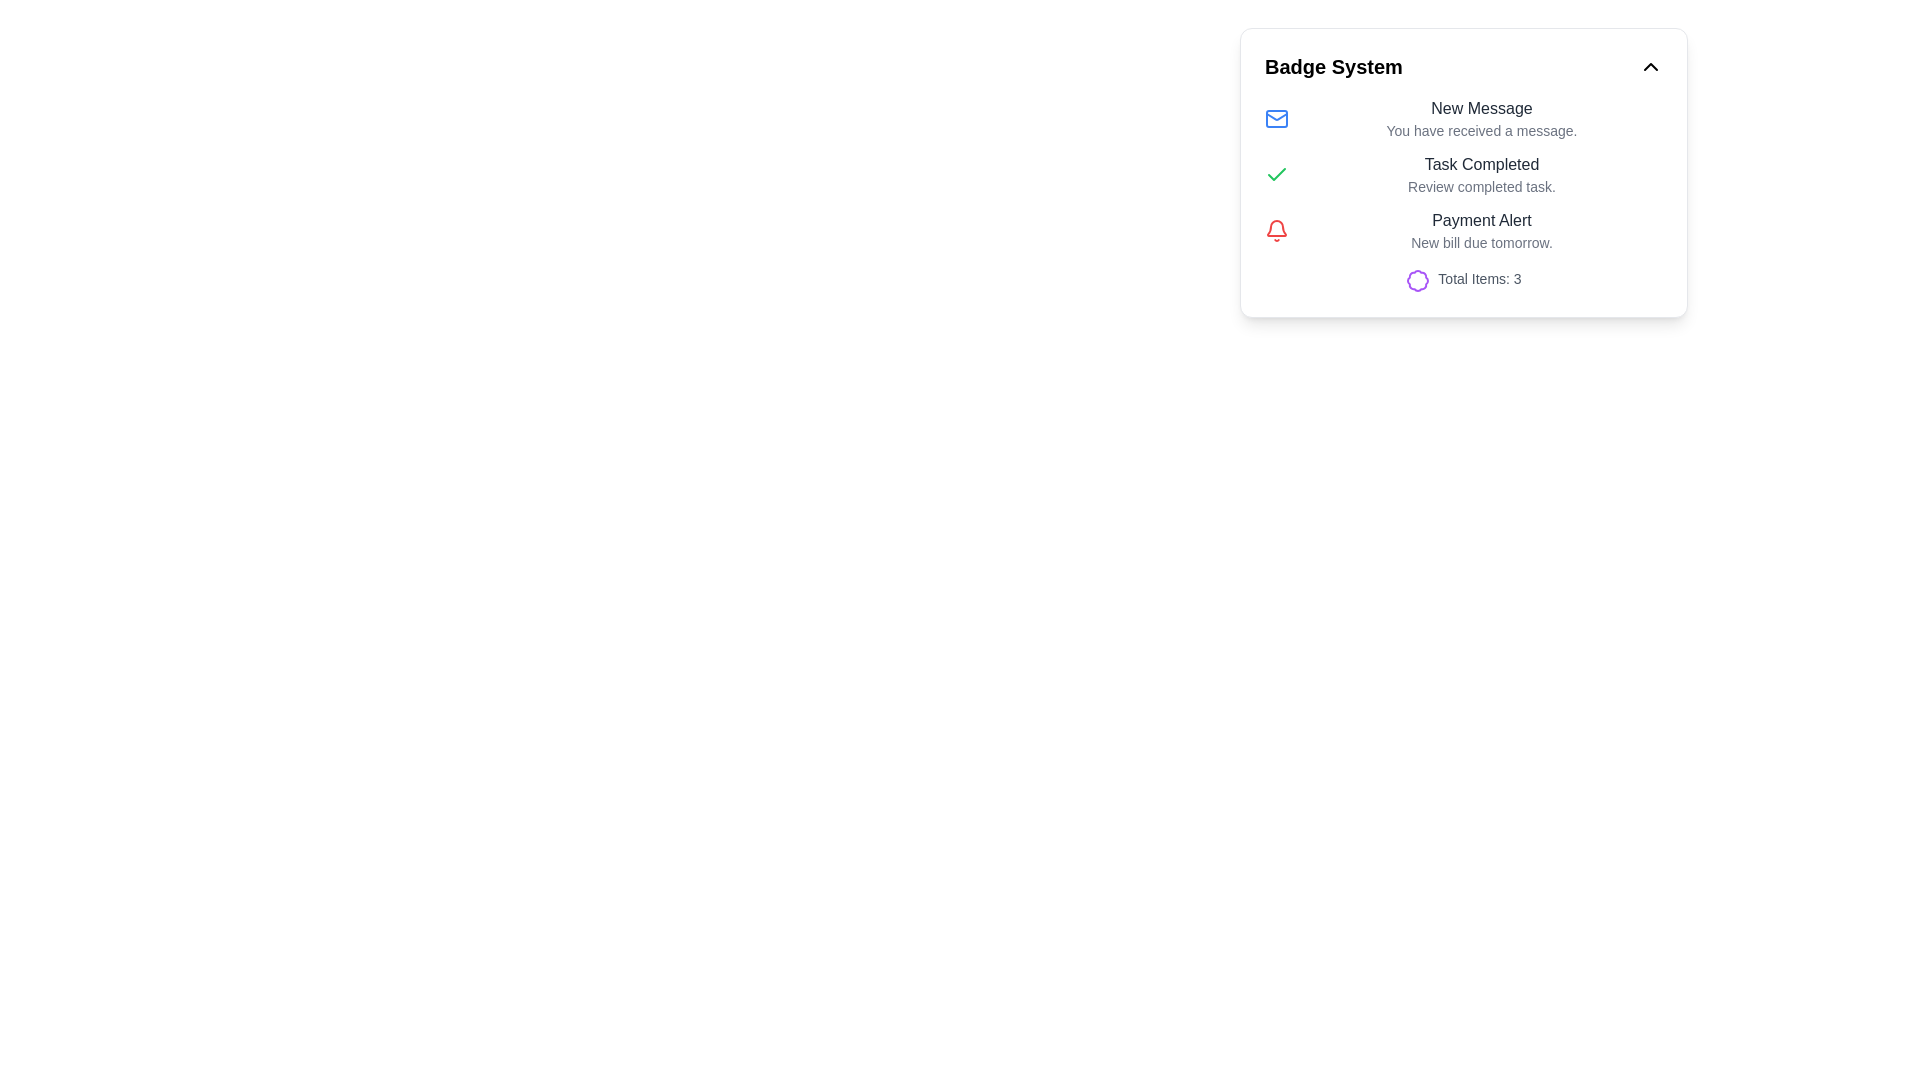  What do you see at coordinates (1417, 281) in the screenshot?
I see `the decorative icon that represents the badge system's total item count, located near the bottom of the 'Badge System' widget, aligned with the text 'Total Items: 3'` at bounding box center [1417, 281].